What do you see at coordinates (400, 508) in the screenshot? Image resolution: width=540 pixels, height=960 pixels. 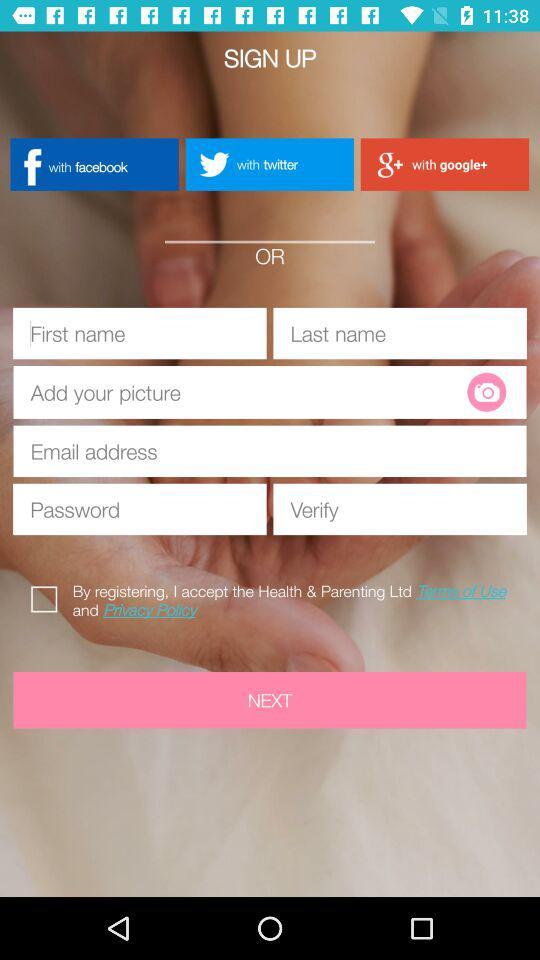 I see `reenter password` at bounding box center [400, 508].